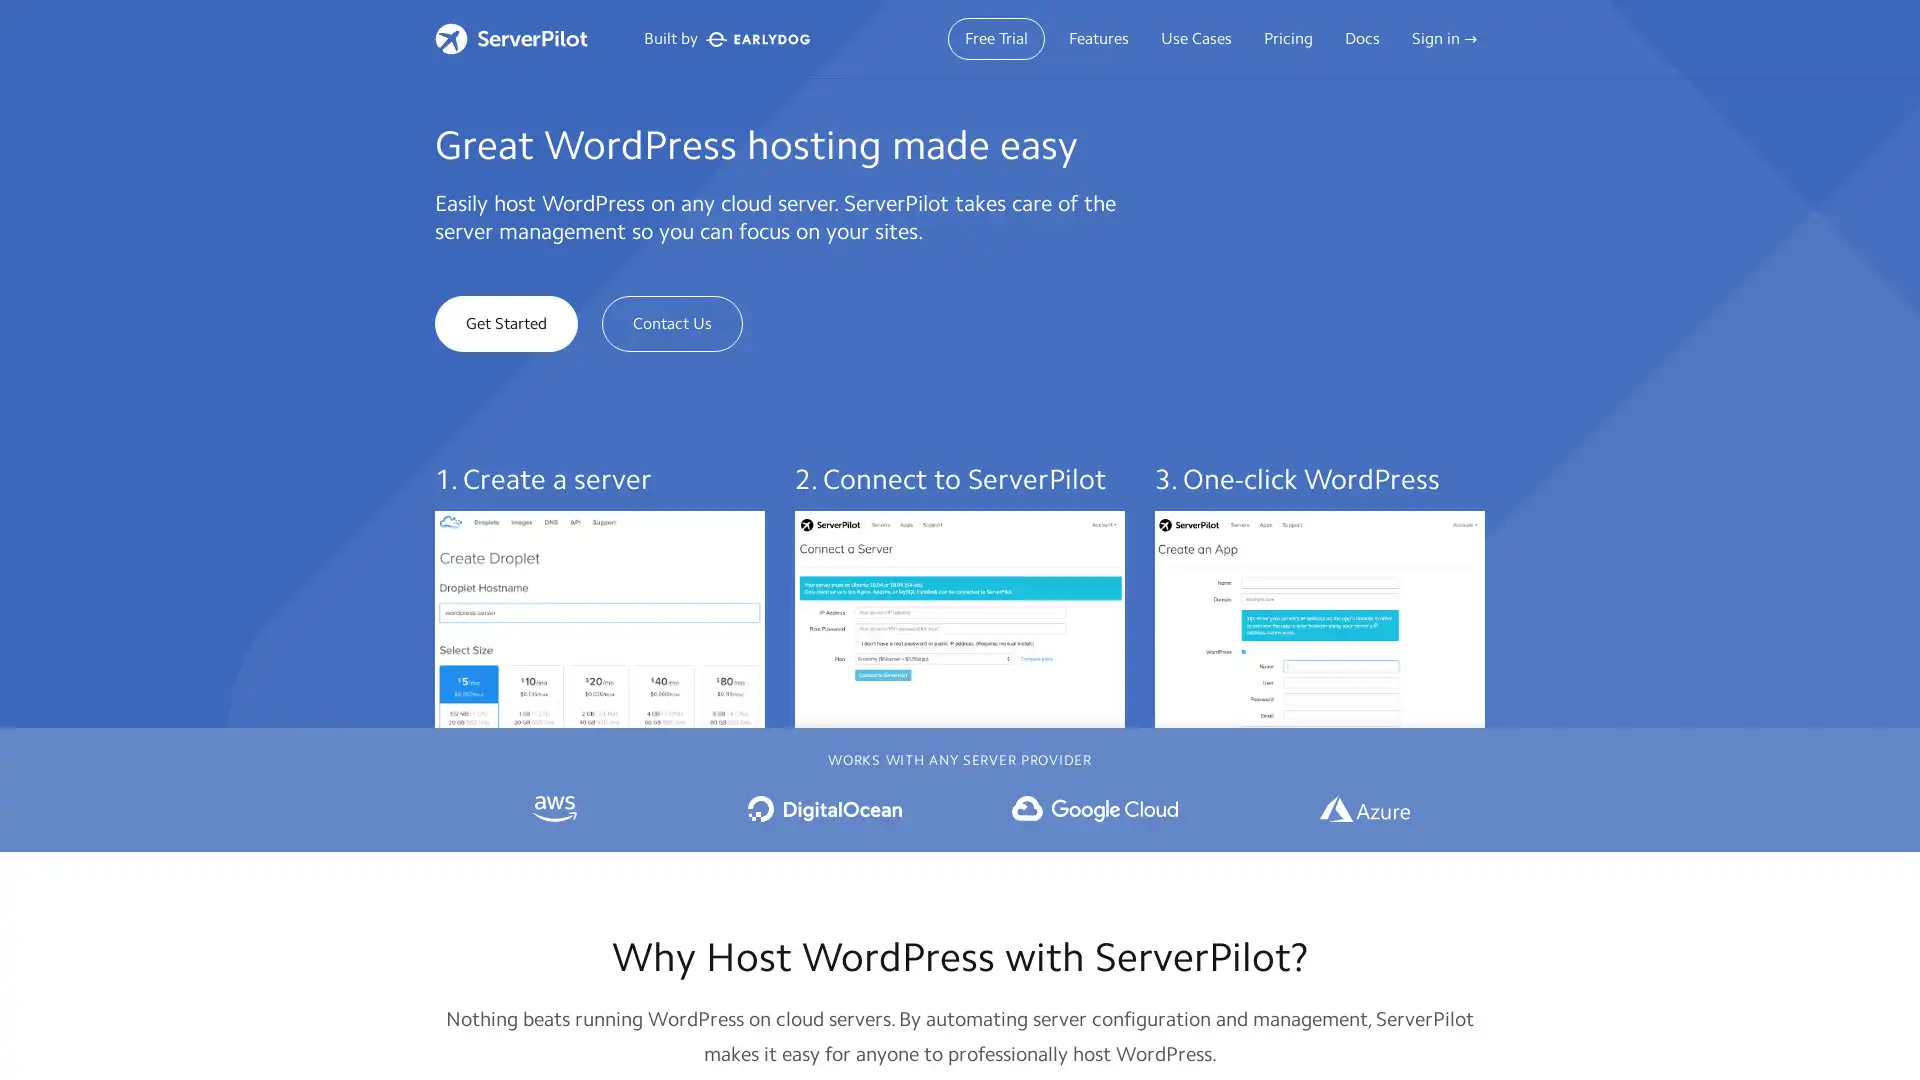 The width and height of the screenshot is (1920, 1080). I want to click on Docs, so click(1361, 38).